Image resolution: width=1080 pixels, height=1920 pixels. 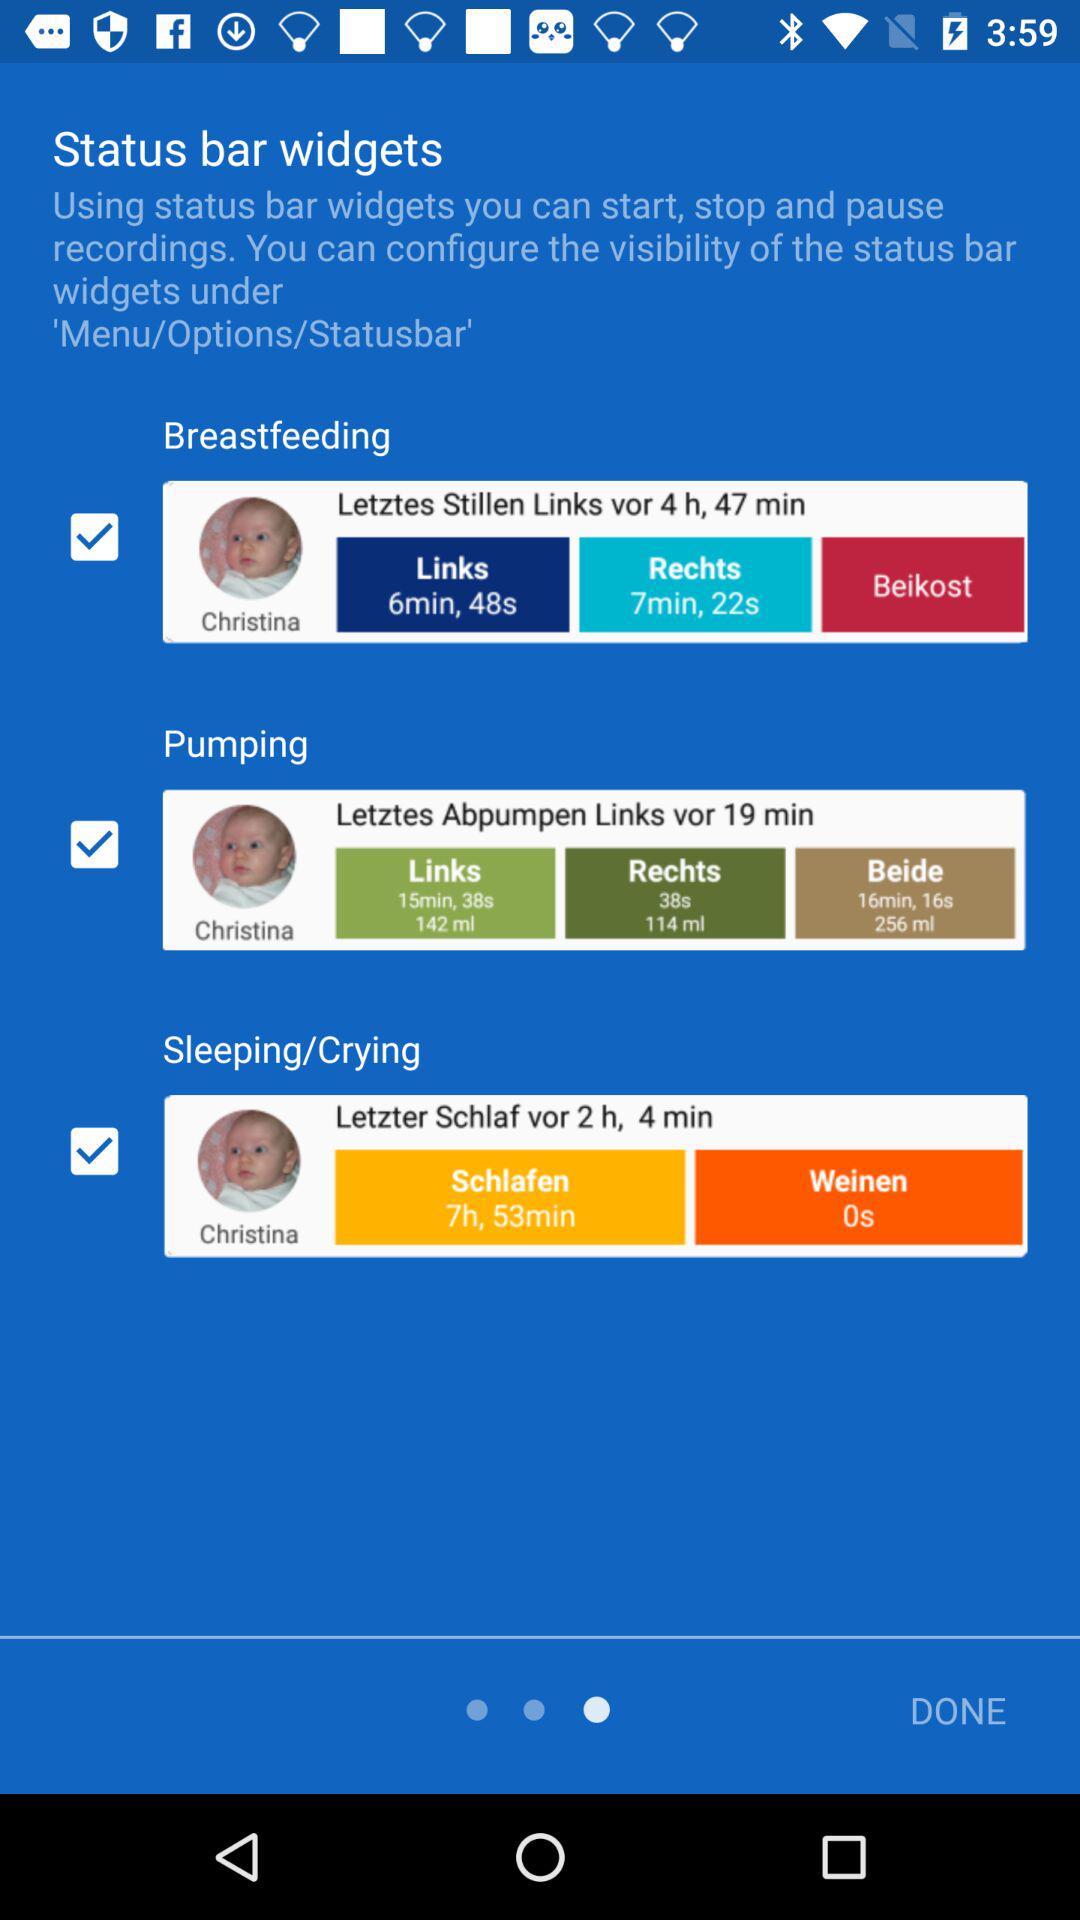 What do you see at coordinates (94, 1151) in the screenshot?
I see `mark this checkbox` at bounding box center [94, 1151].